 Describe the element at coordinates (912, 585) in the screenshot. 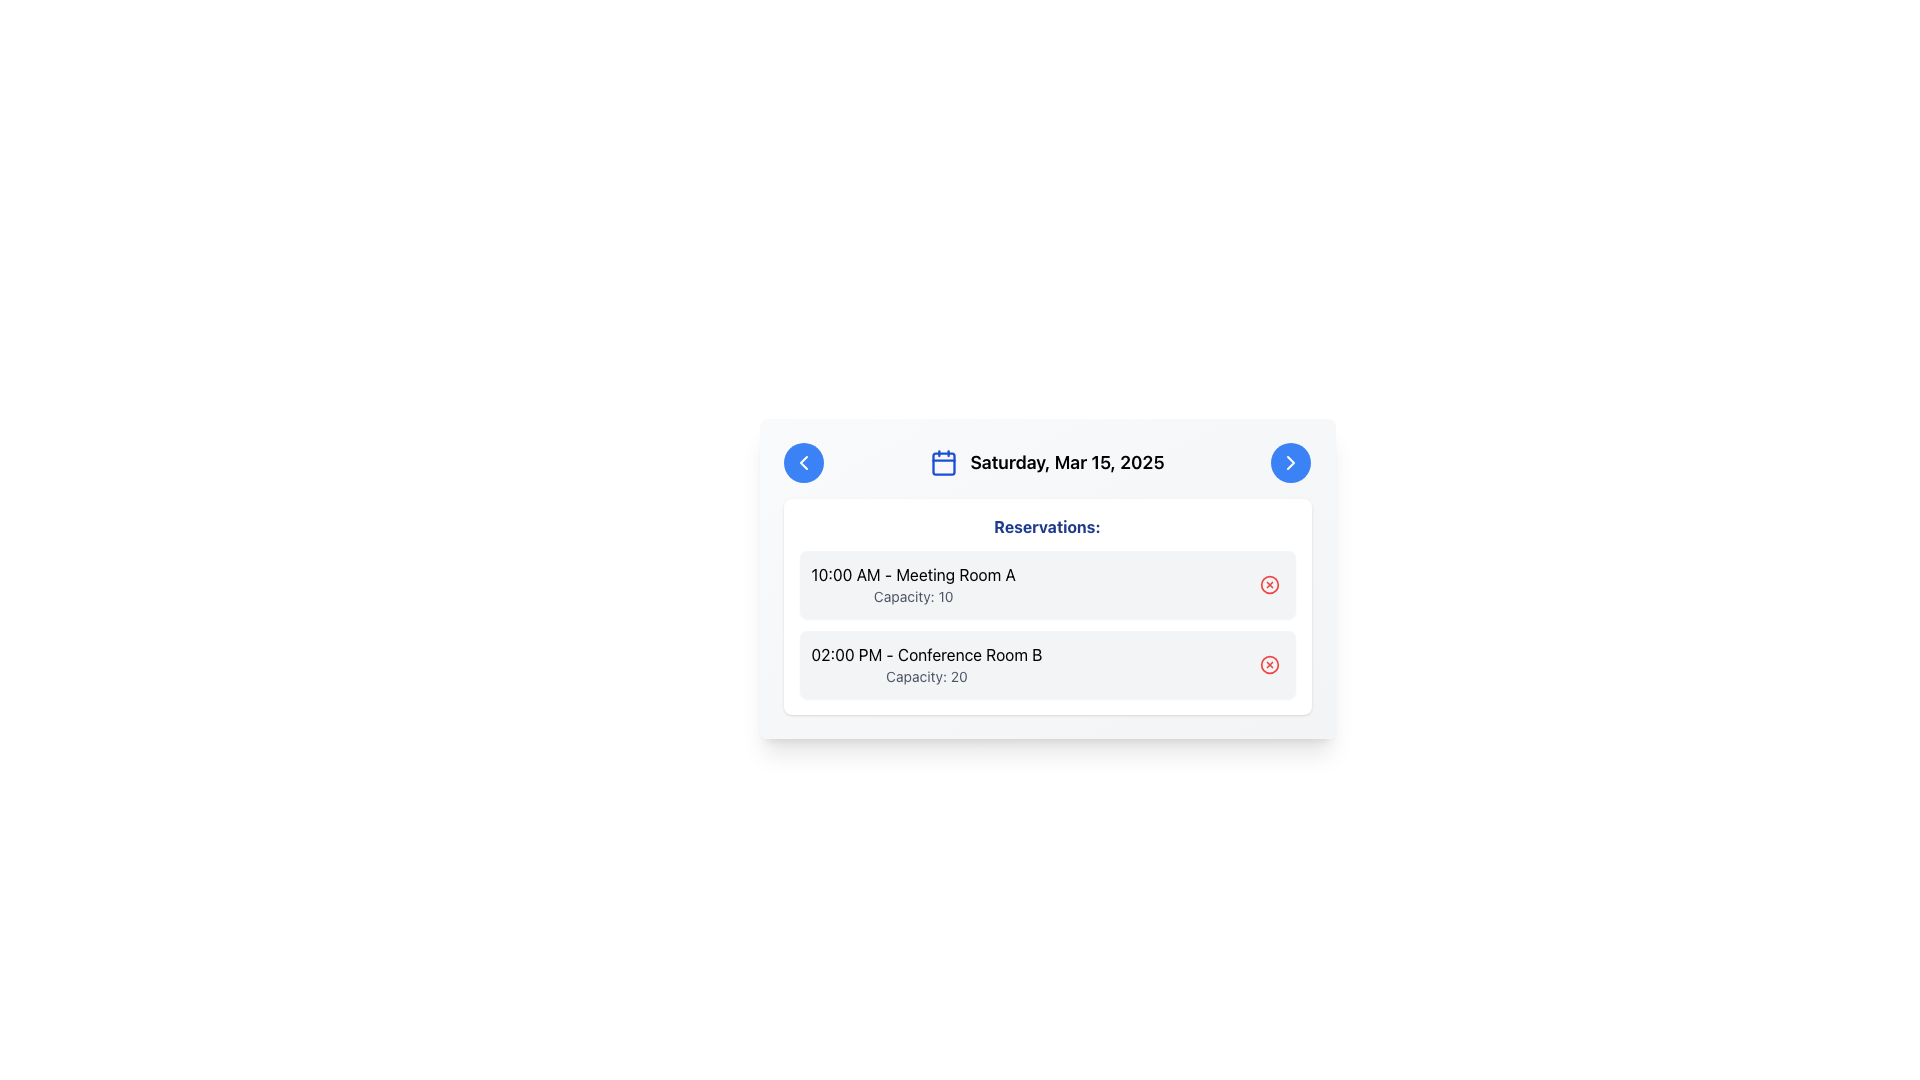

I see `the first reservation entry text label under the header 'Reservations:' which shows the time, location (Meeting Room A), and capacity (10 people)` at that location.